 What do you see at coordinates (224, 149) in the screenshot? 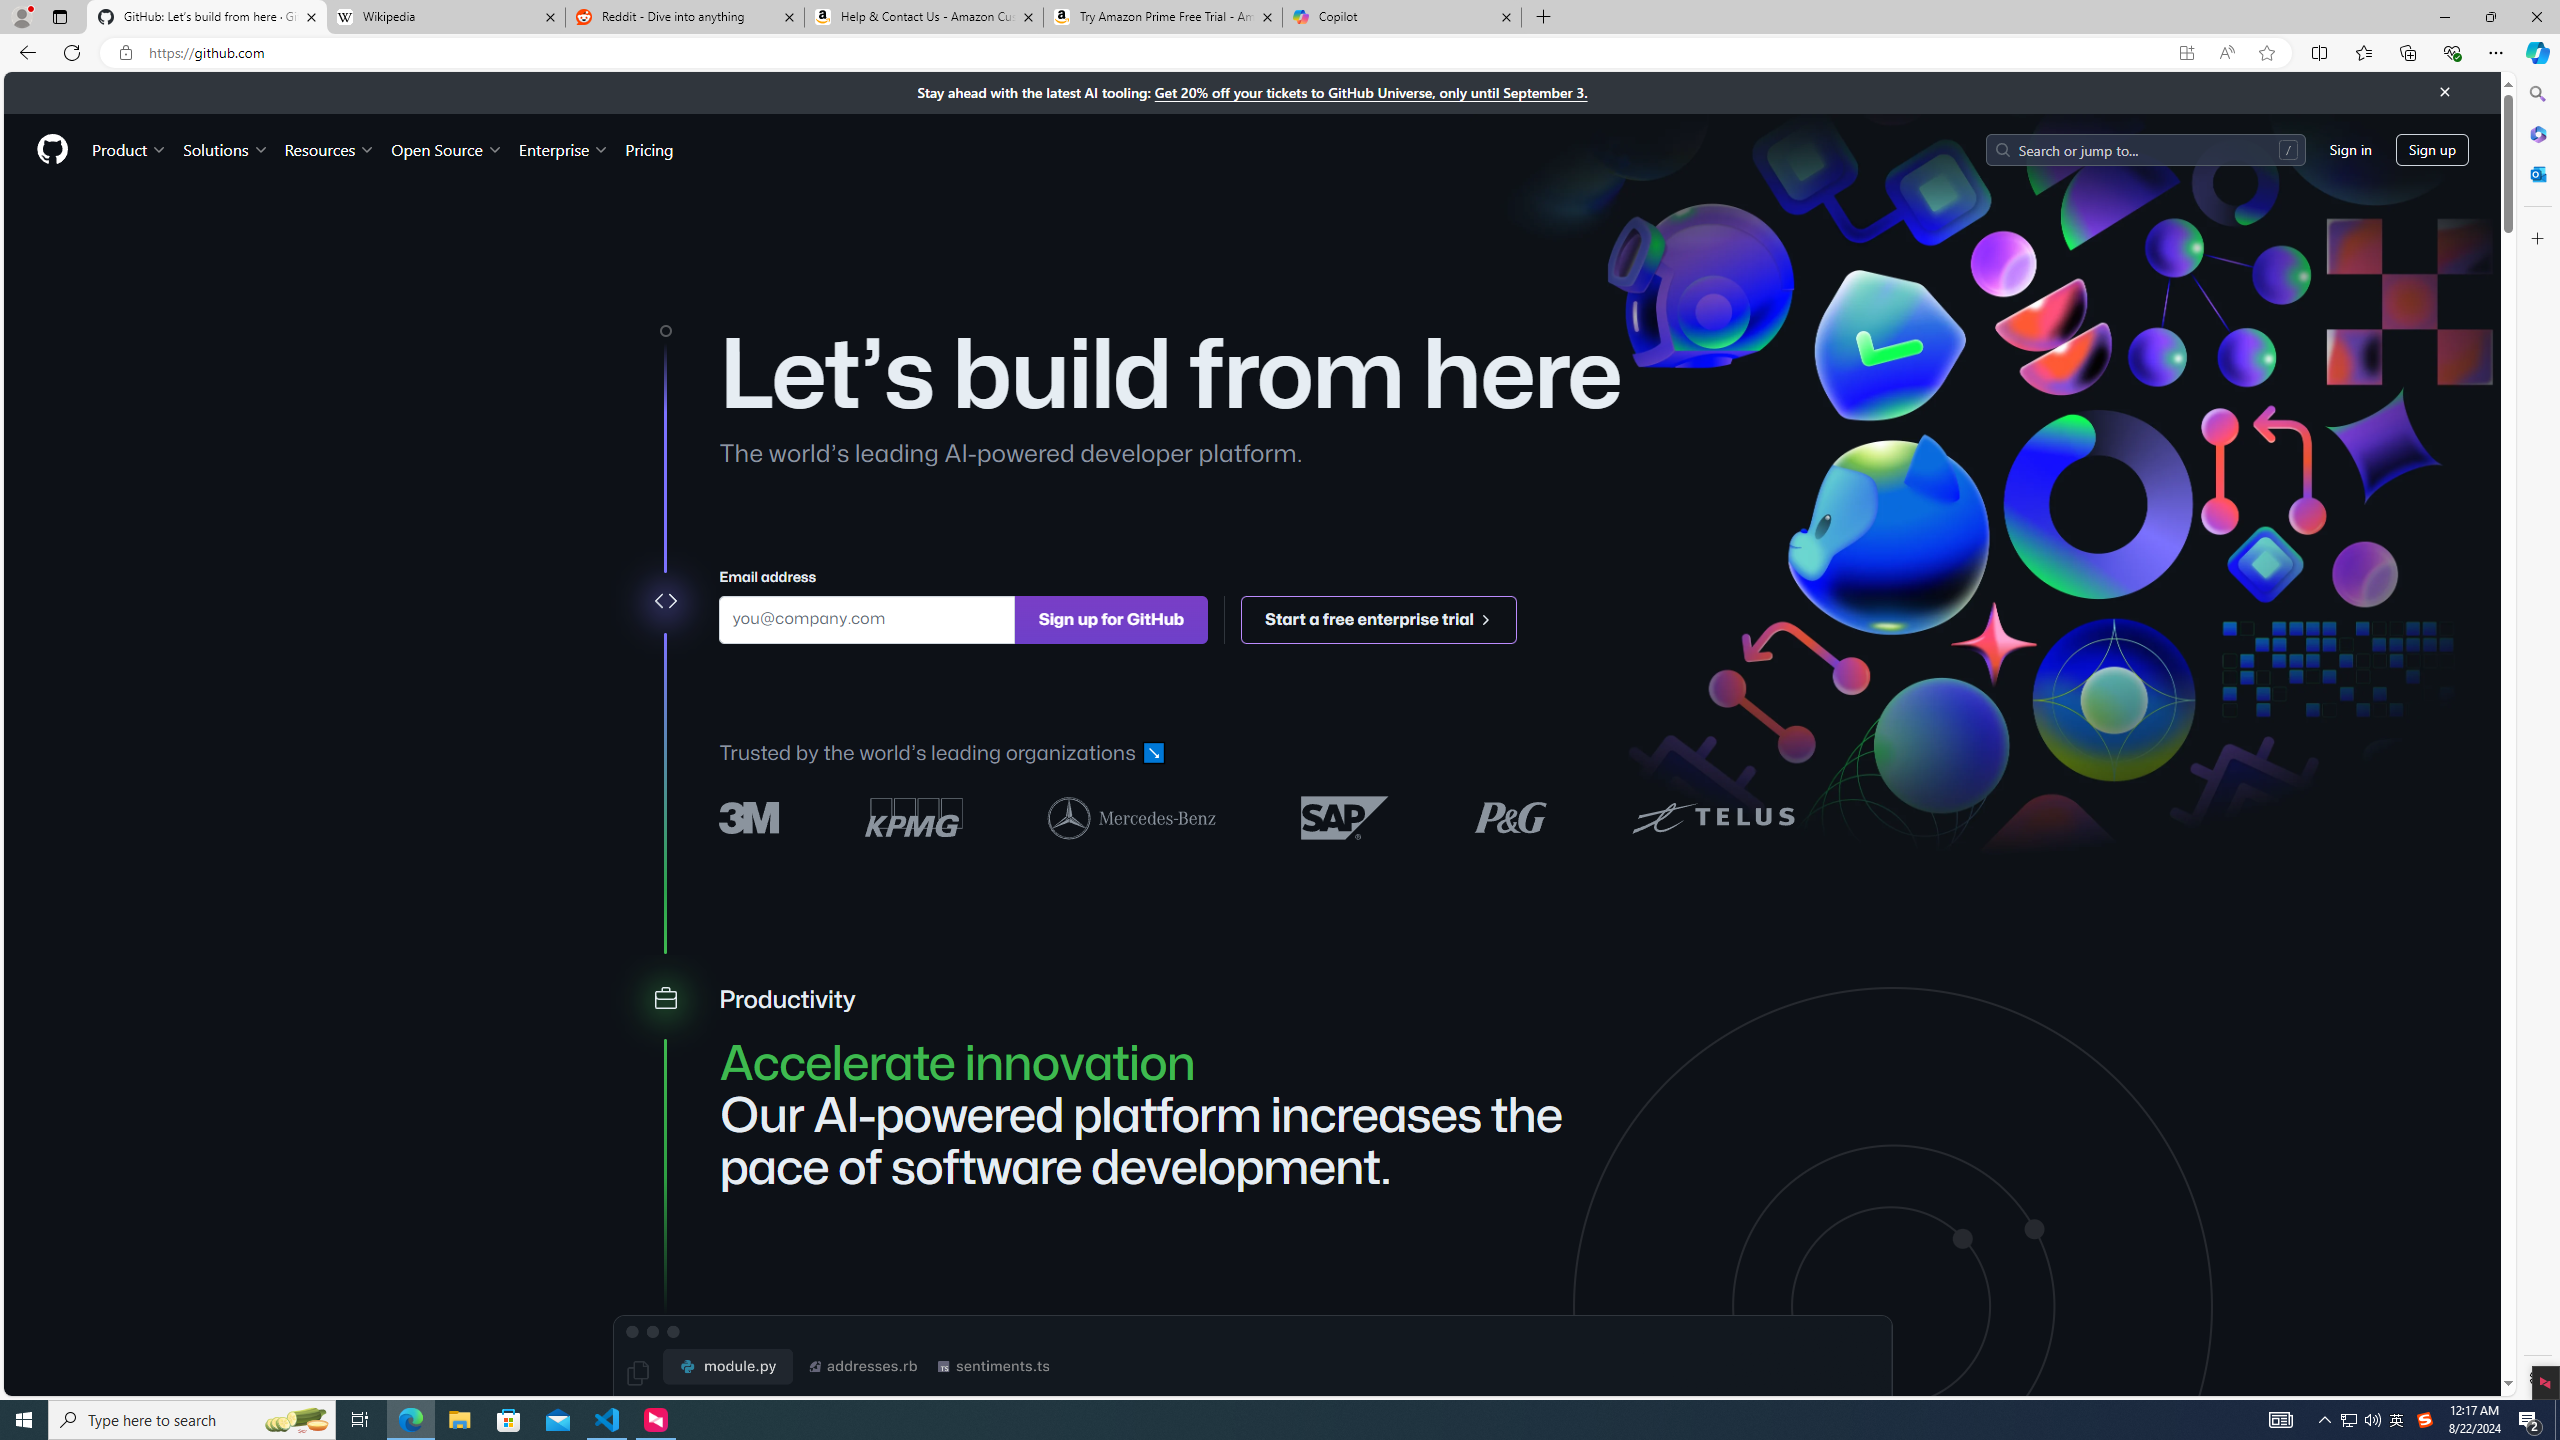
I see `'Solutions'` at bounding box center [224, 149].